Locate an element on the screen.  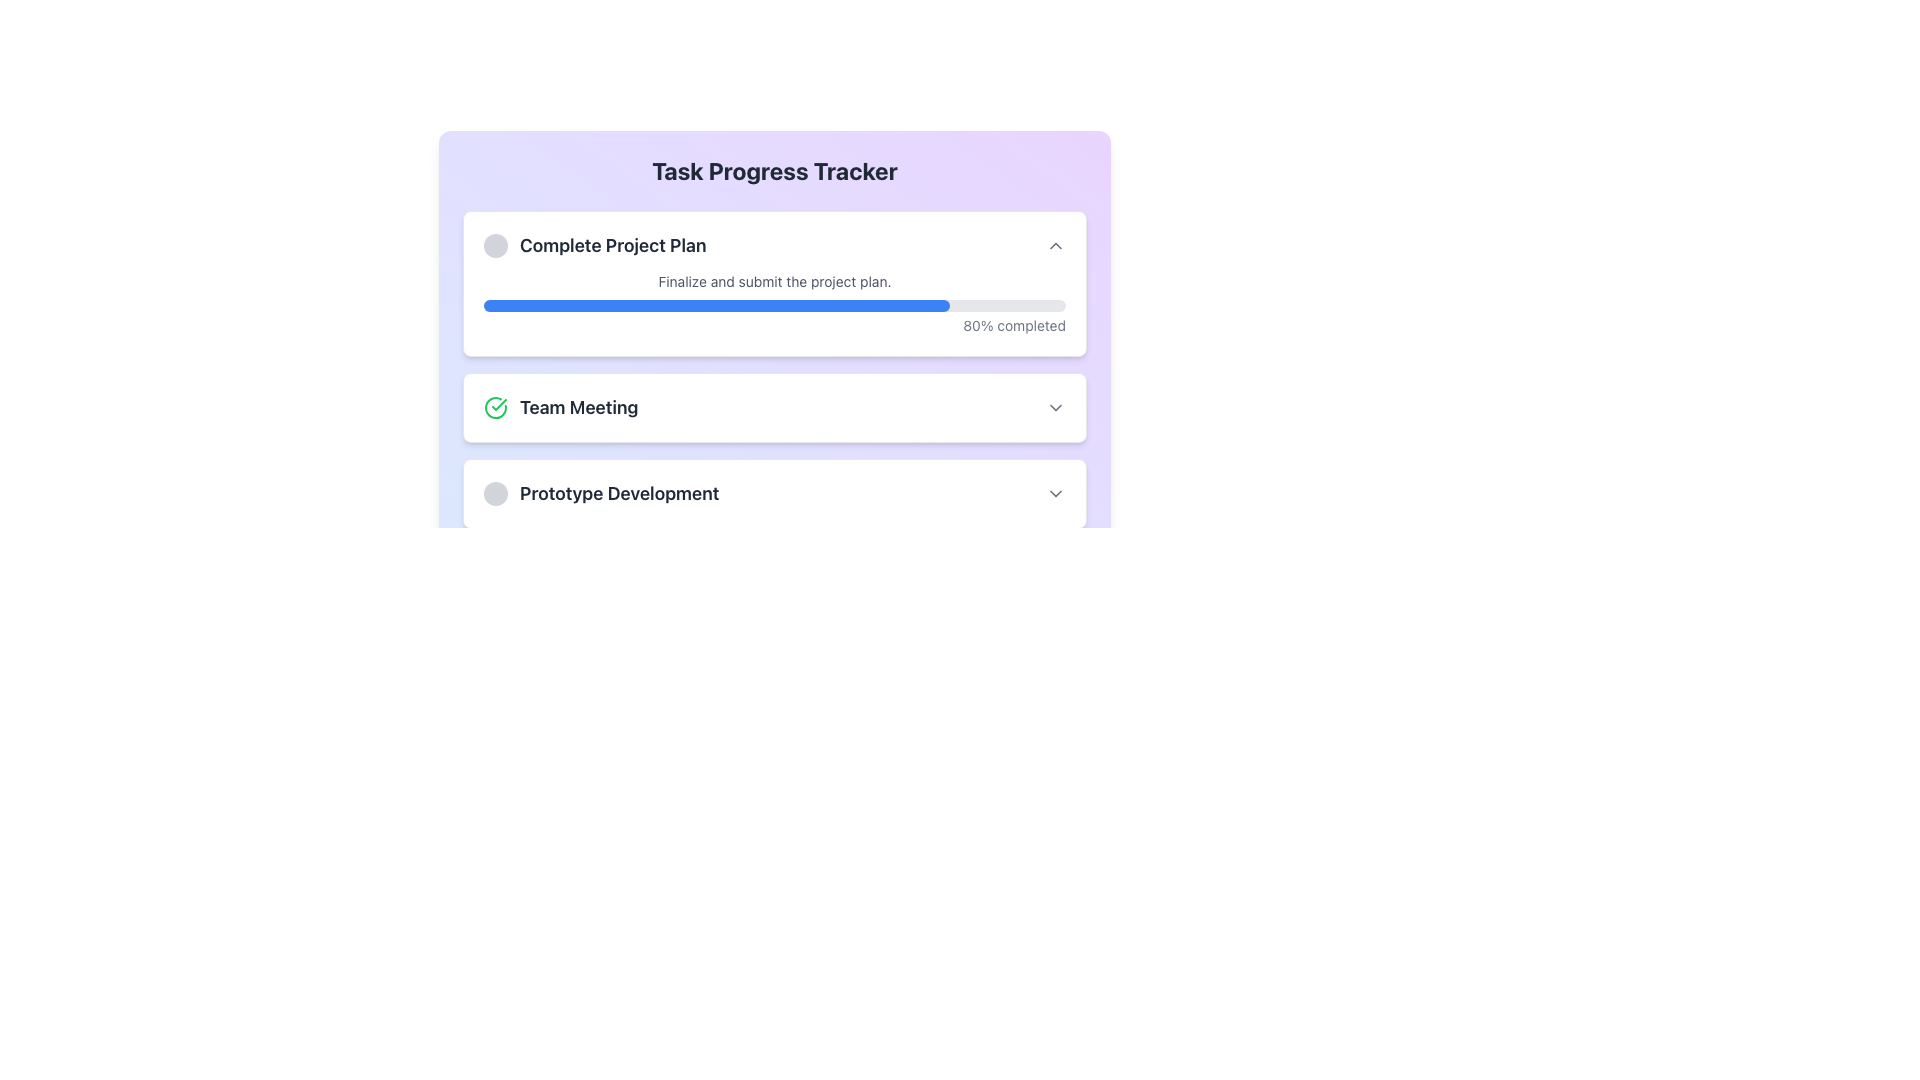
the progress bar which visually indicates the task's completion level, positioned between the text 'Finalize and submit the project plan.' and '80% completed' is located at coordinates (773, 305).